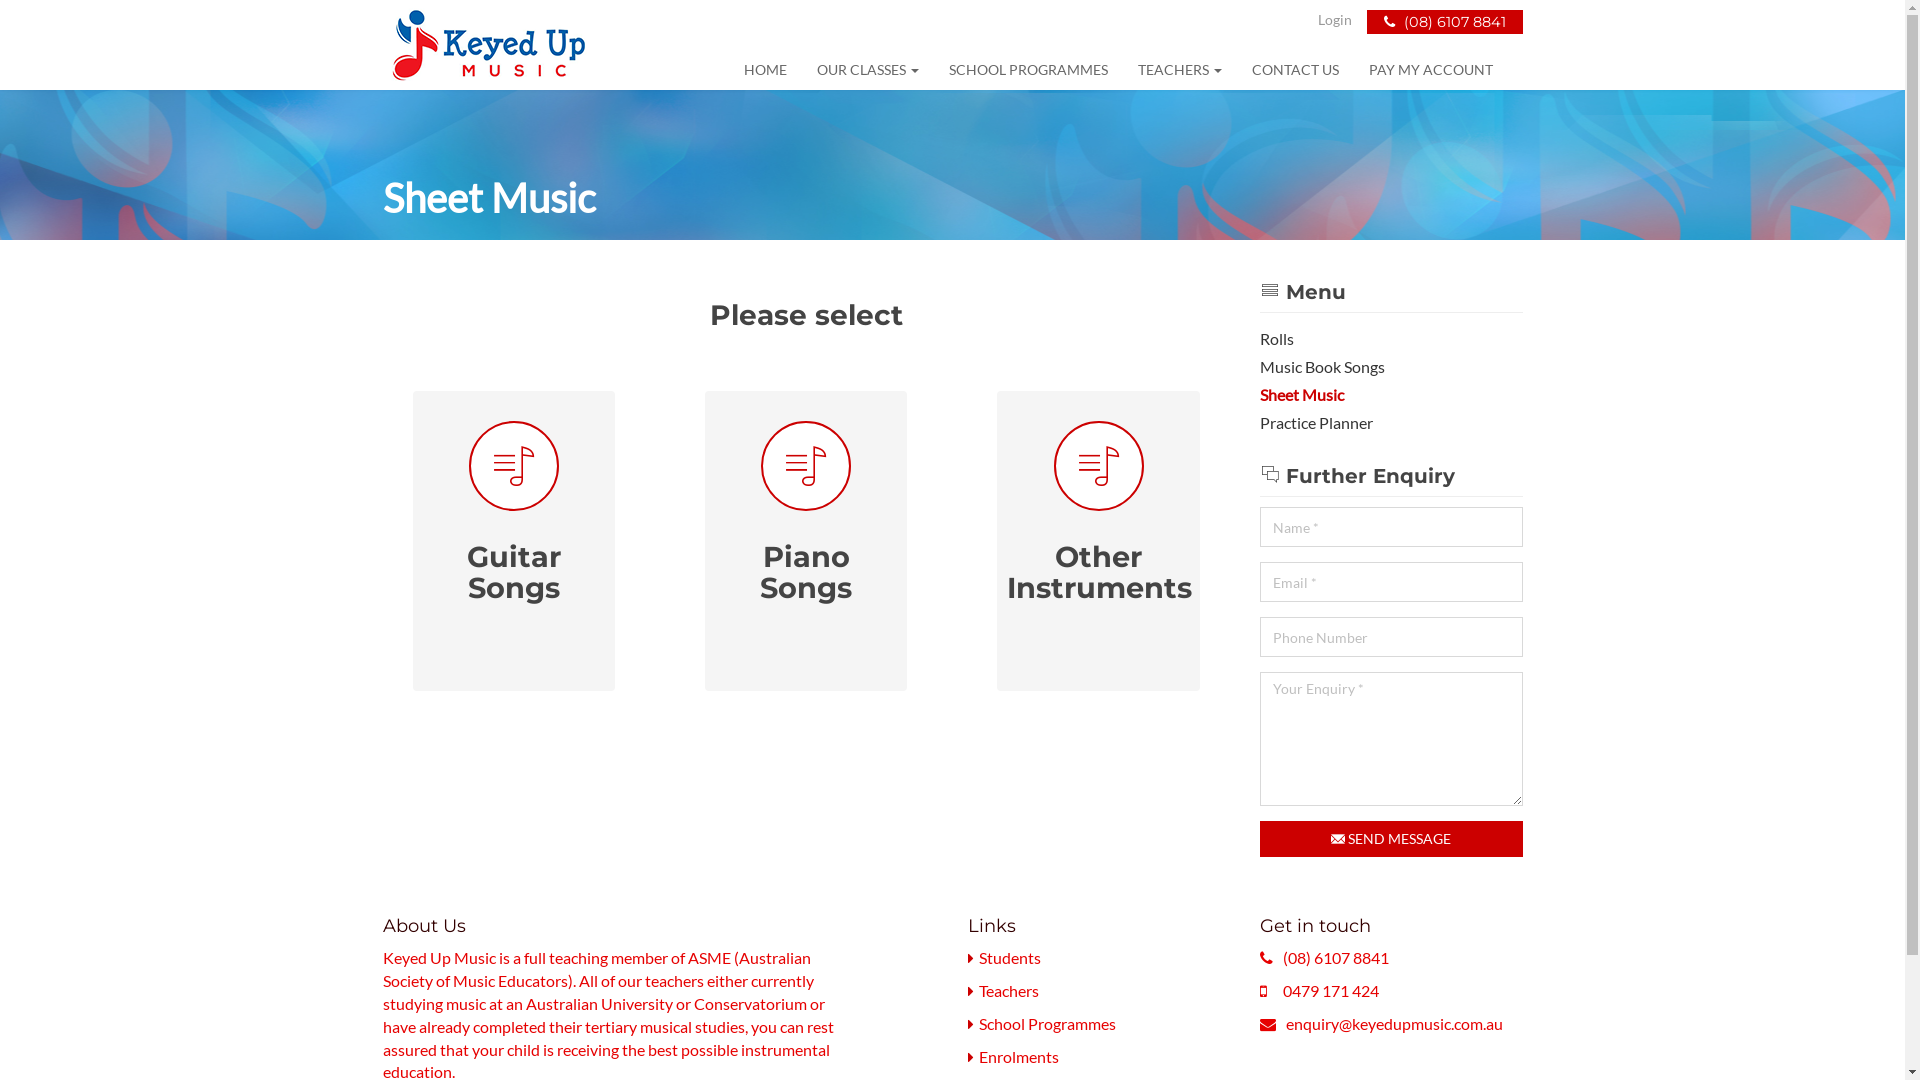 The width and height of the screenshot is (1920, 1080). Describe the element at coordinates (1008, 990) in the screenshot. I see `'Teachers'` at that location.